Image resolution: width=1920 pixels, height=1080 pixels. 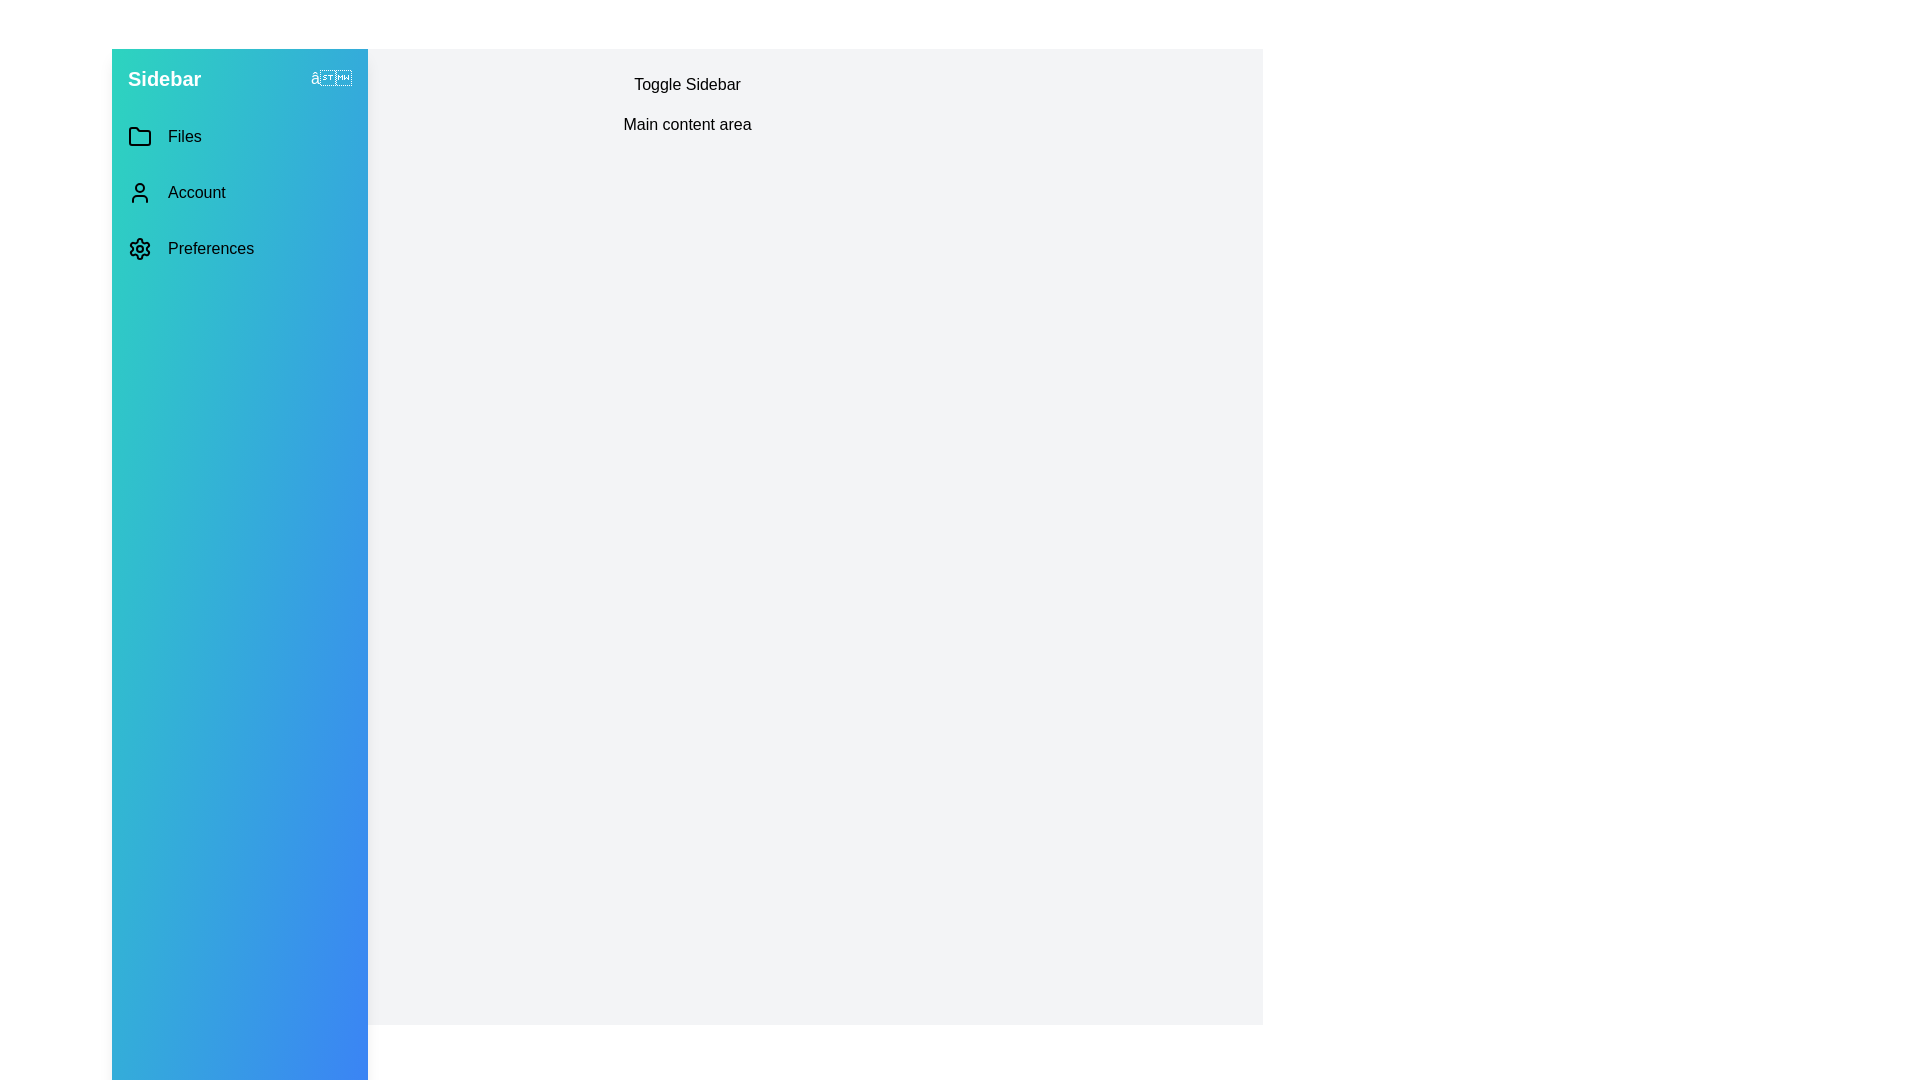 I want to click on the 'Account' section in the sidebar to navigate to it, so click(x=240, y=192).